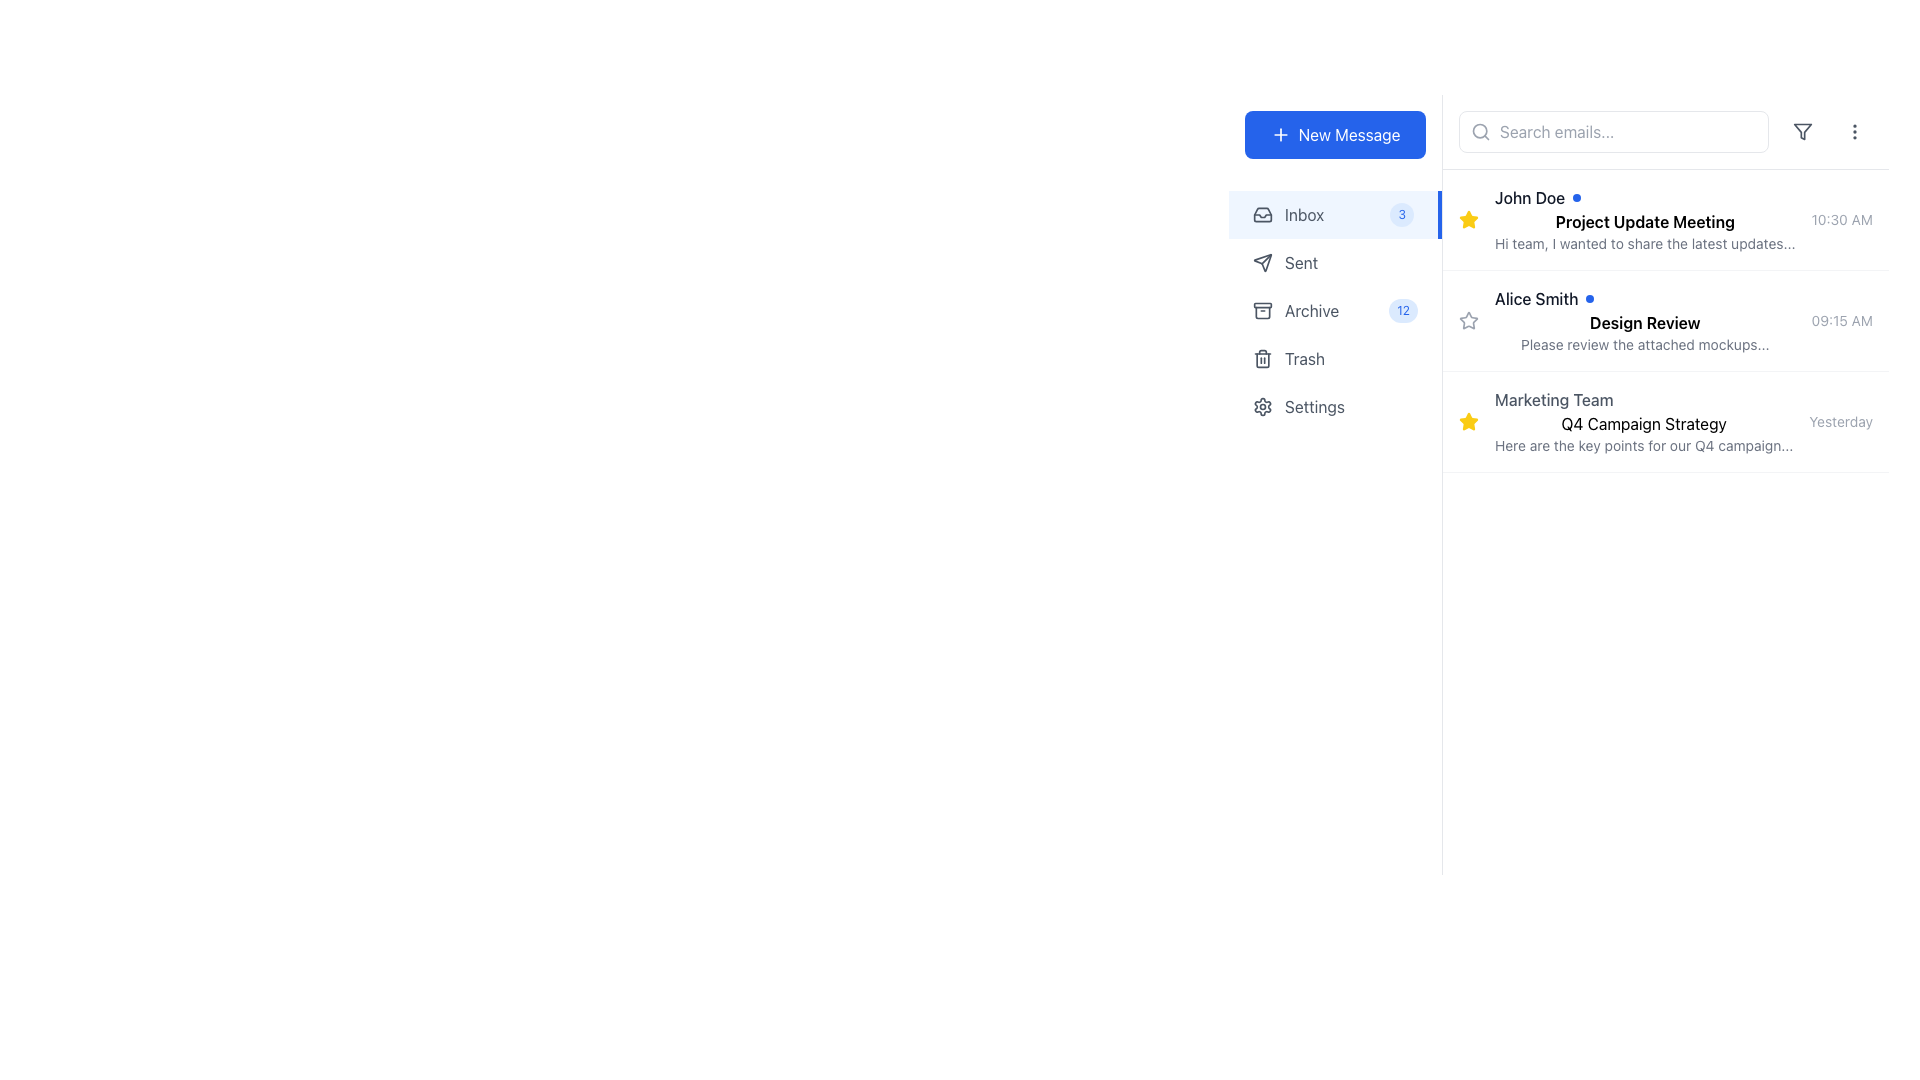 The image size is (1920, 1080). I want to click on the first list item in the email client that displays 'John Doe' as the sender, with a blue dot, the subject 'Project Update Meeting', and the snippet 'Hi team, I wanted to share the latest updates...', so click(1665, 219).